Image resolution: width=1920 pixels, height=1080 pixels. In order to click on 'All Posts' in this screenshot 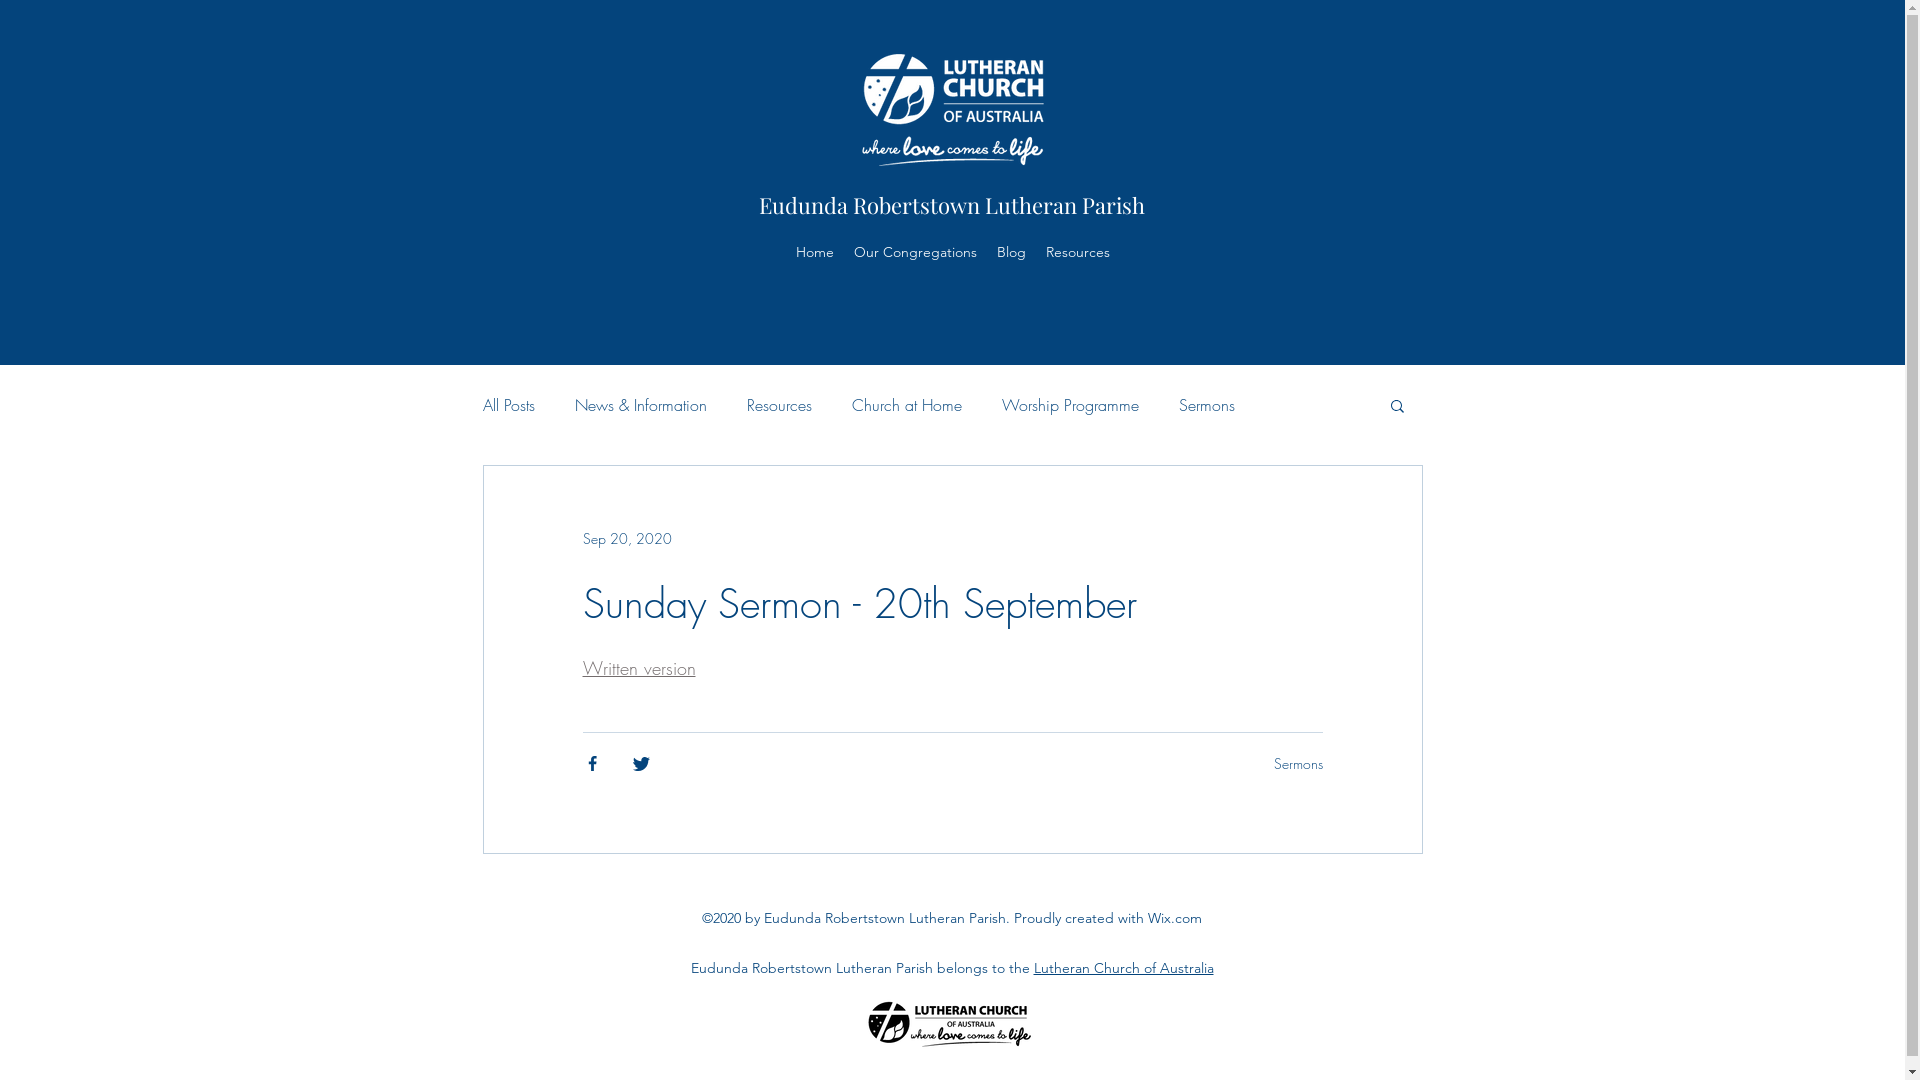, I will do `click(508, 405)`.